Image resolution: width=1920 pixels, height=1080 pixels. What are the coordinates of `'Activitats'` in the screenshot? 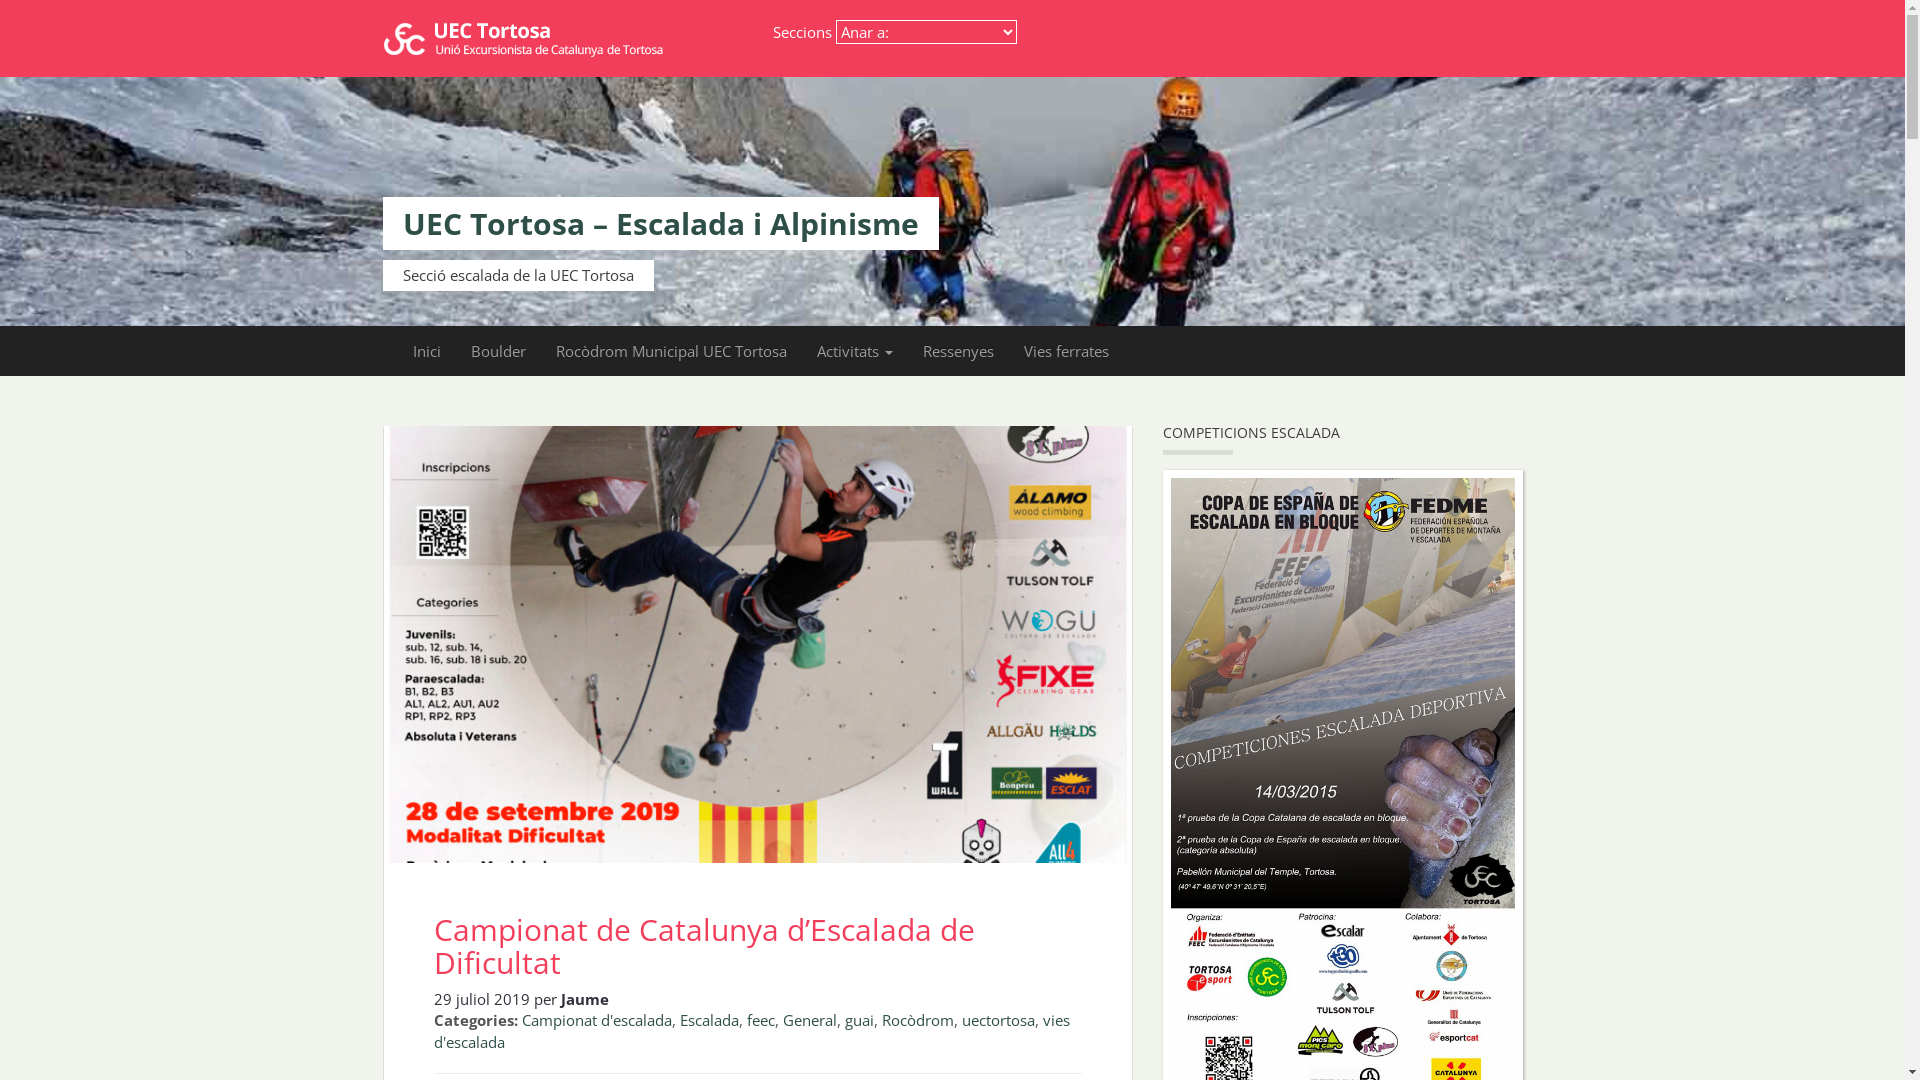 It's located at (854, 350).